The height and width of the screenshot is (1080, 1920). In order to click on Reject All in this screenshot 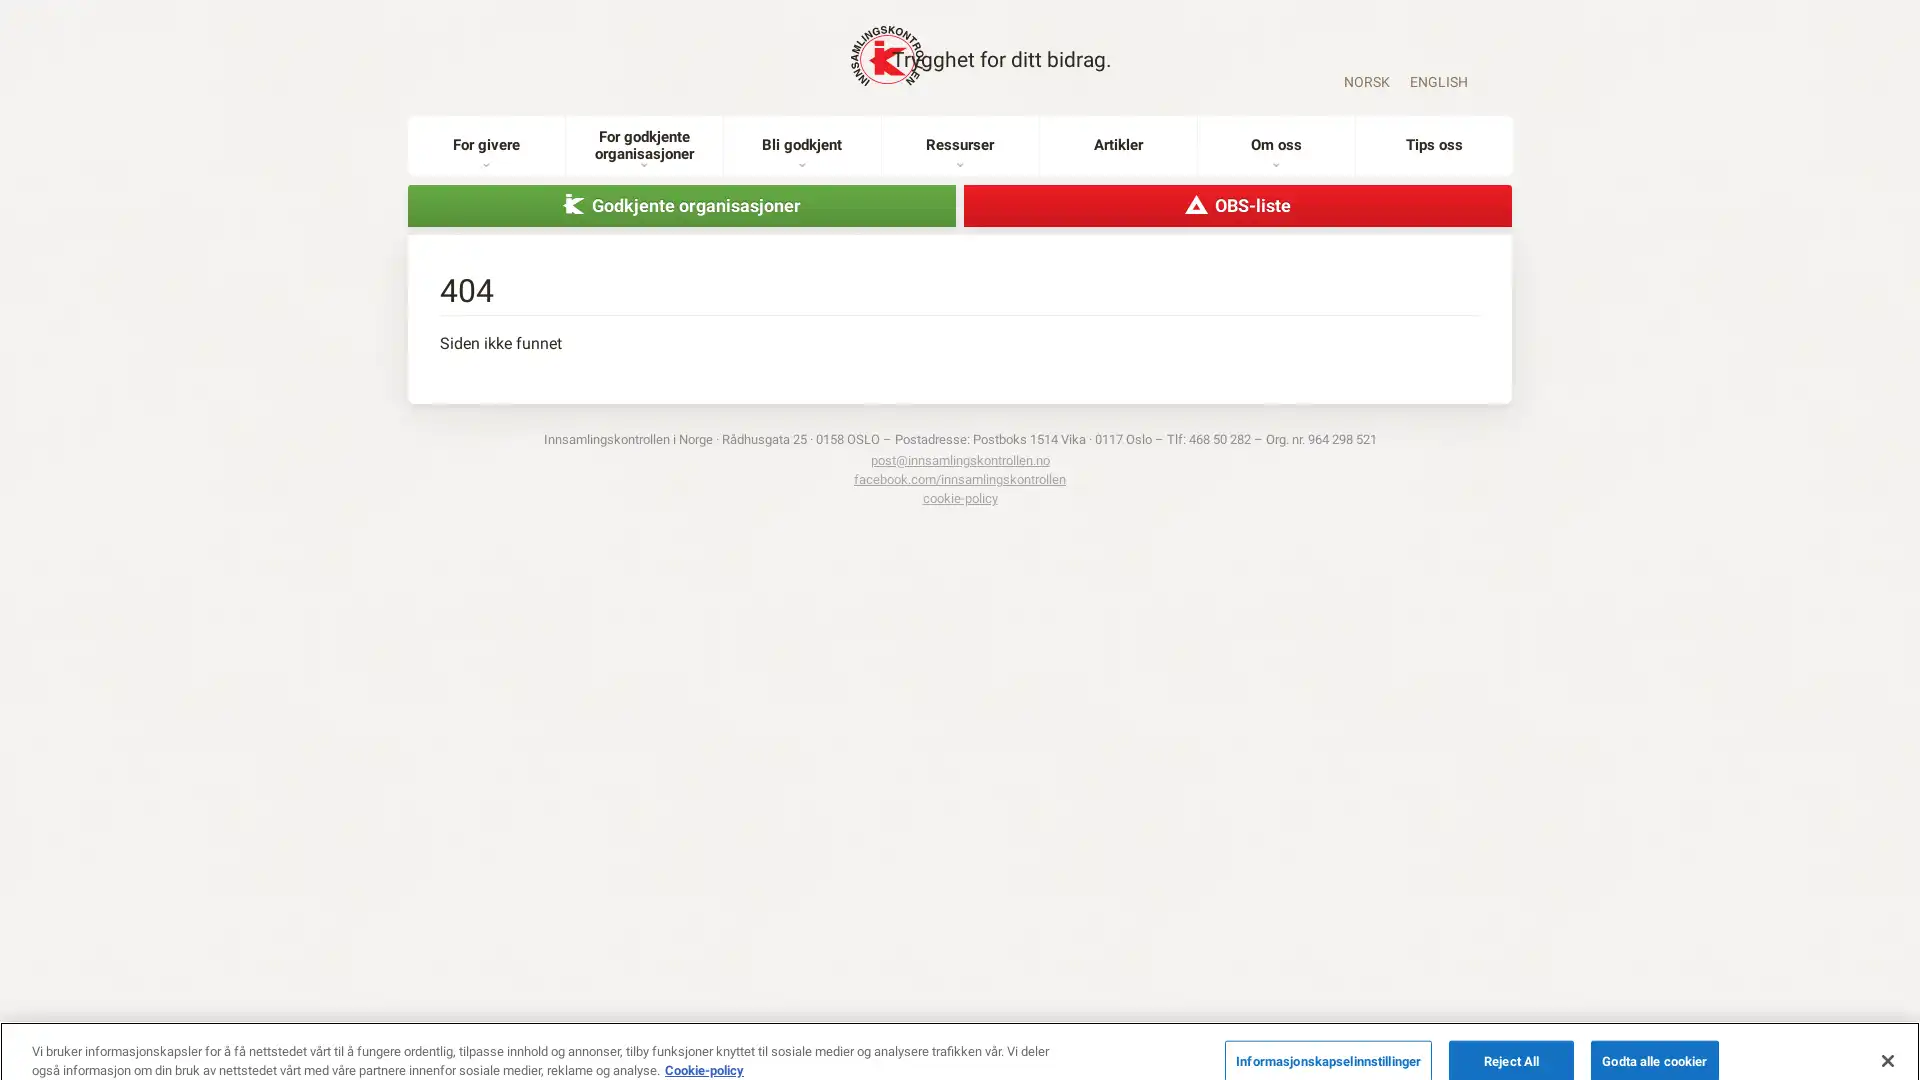, I will do `click(1511, 1036)`.